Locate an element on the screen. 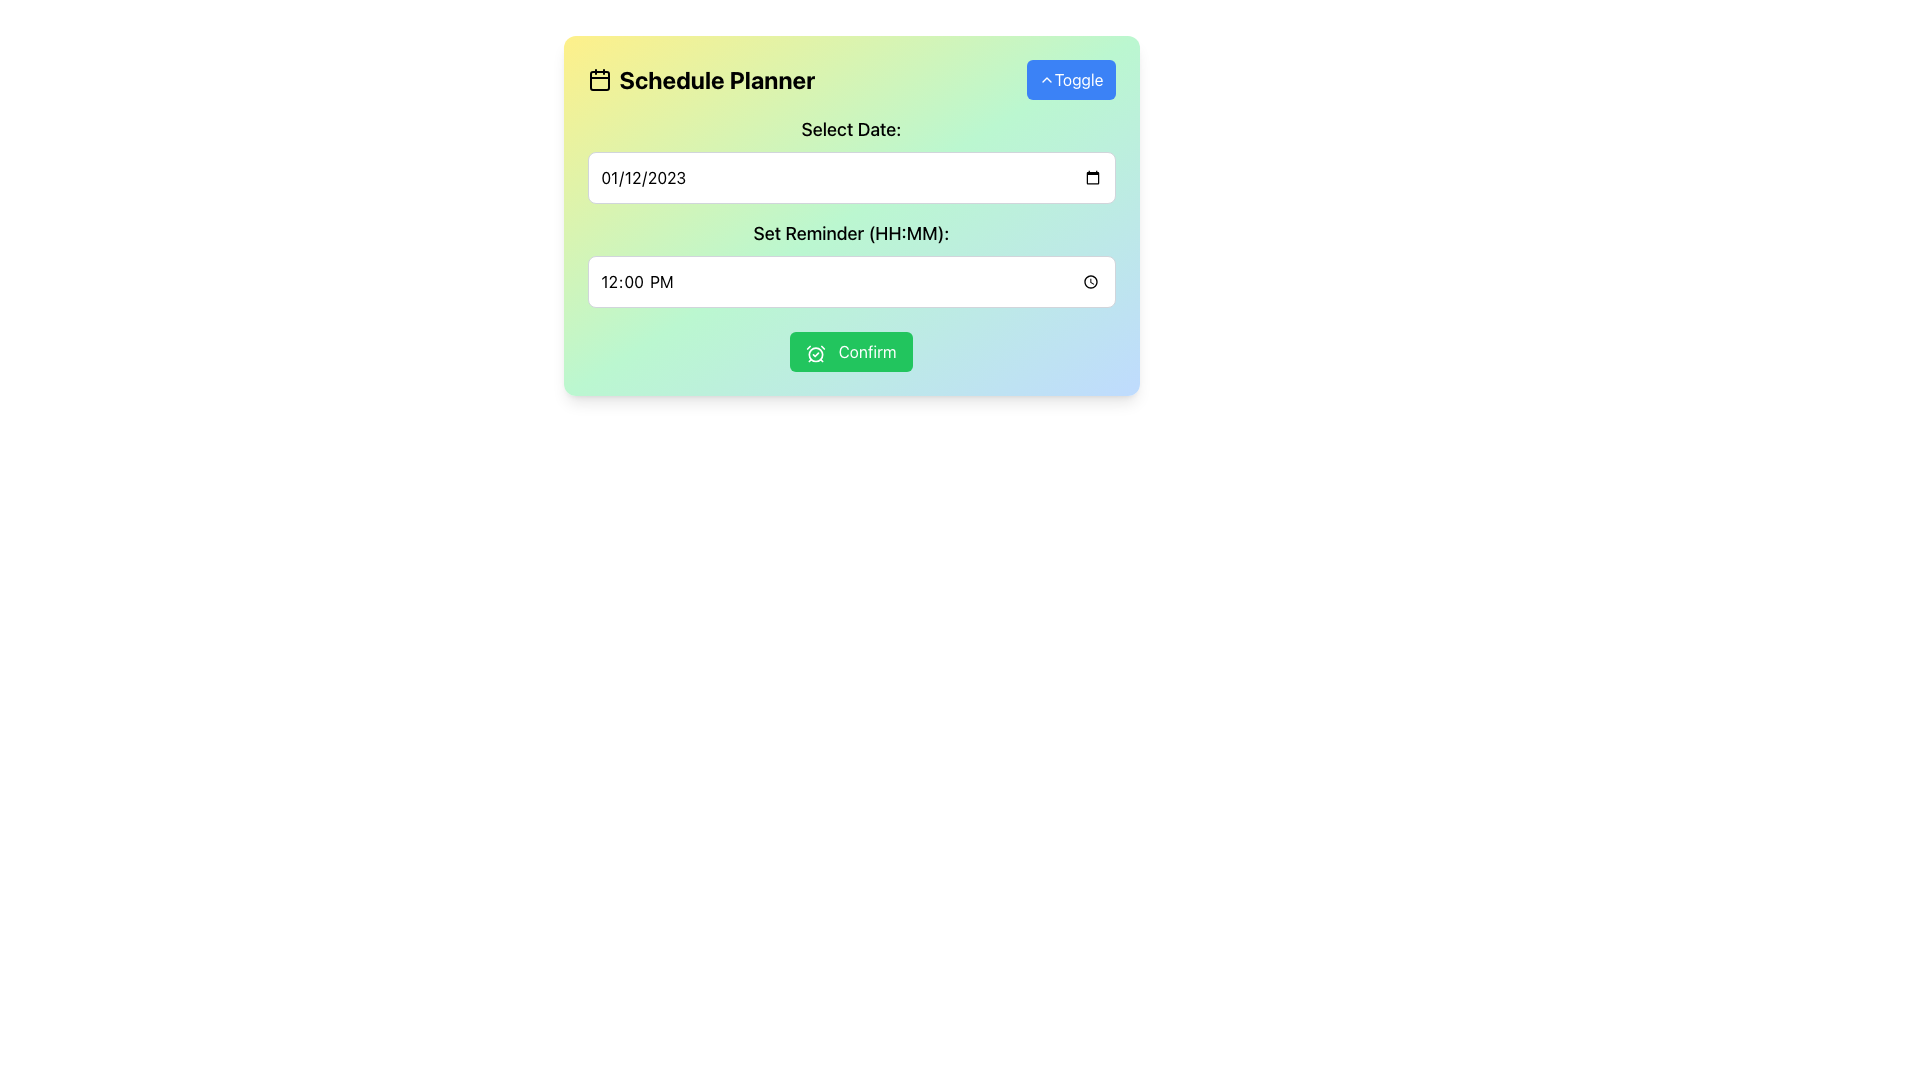 Image resolution: width=1920 pixels, height=1080 pixels. the calendar icon located to the left of the 'Schedule Planner' title at the top of the interface is located at coordinates (598, 80).